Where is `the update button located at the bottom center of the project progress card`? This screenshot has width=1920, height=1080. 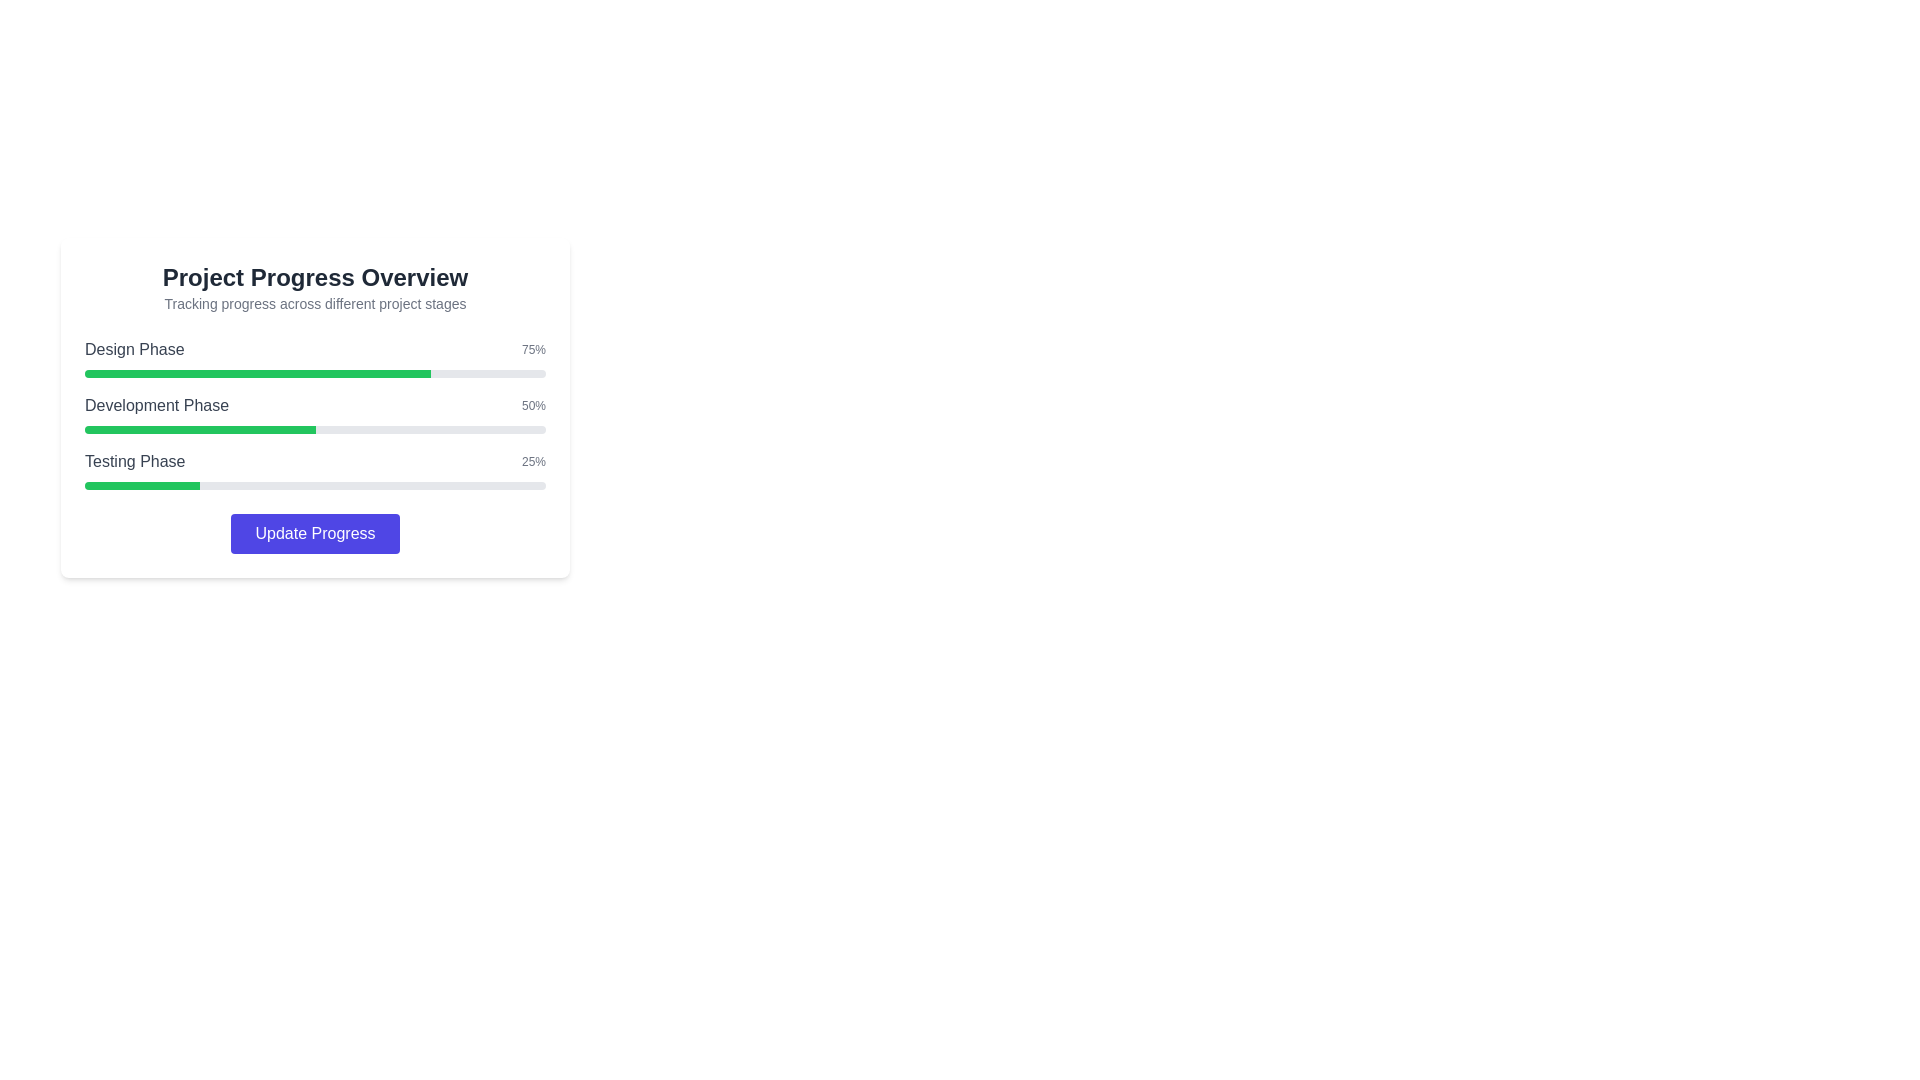 the update button located at the bottom center of the project progress card is located at coordinates (314, 532).